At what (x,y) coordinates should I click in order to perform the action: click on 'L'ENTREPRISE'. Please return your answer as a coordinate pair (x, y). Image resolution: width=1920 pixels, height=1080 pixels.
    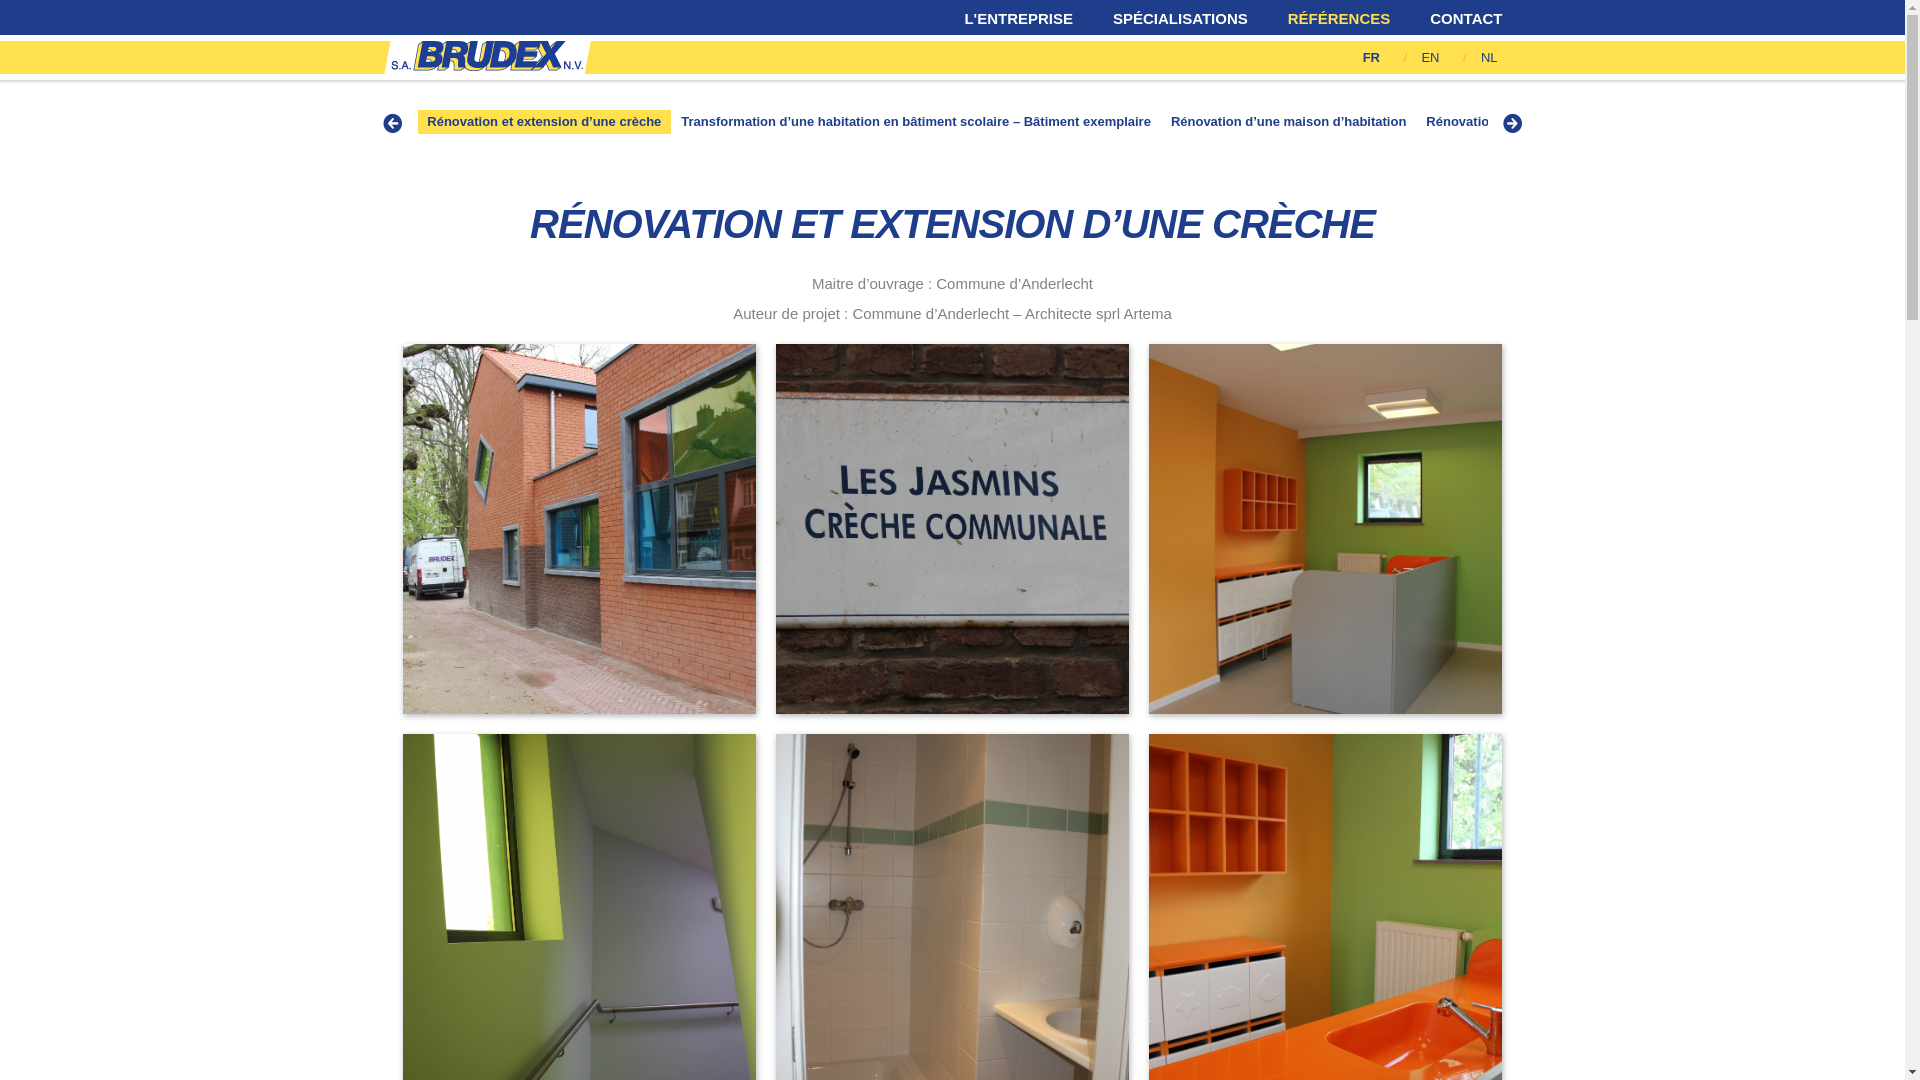
    Looking at the image, I should click on (1018, 17).